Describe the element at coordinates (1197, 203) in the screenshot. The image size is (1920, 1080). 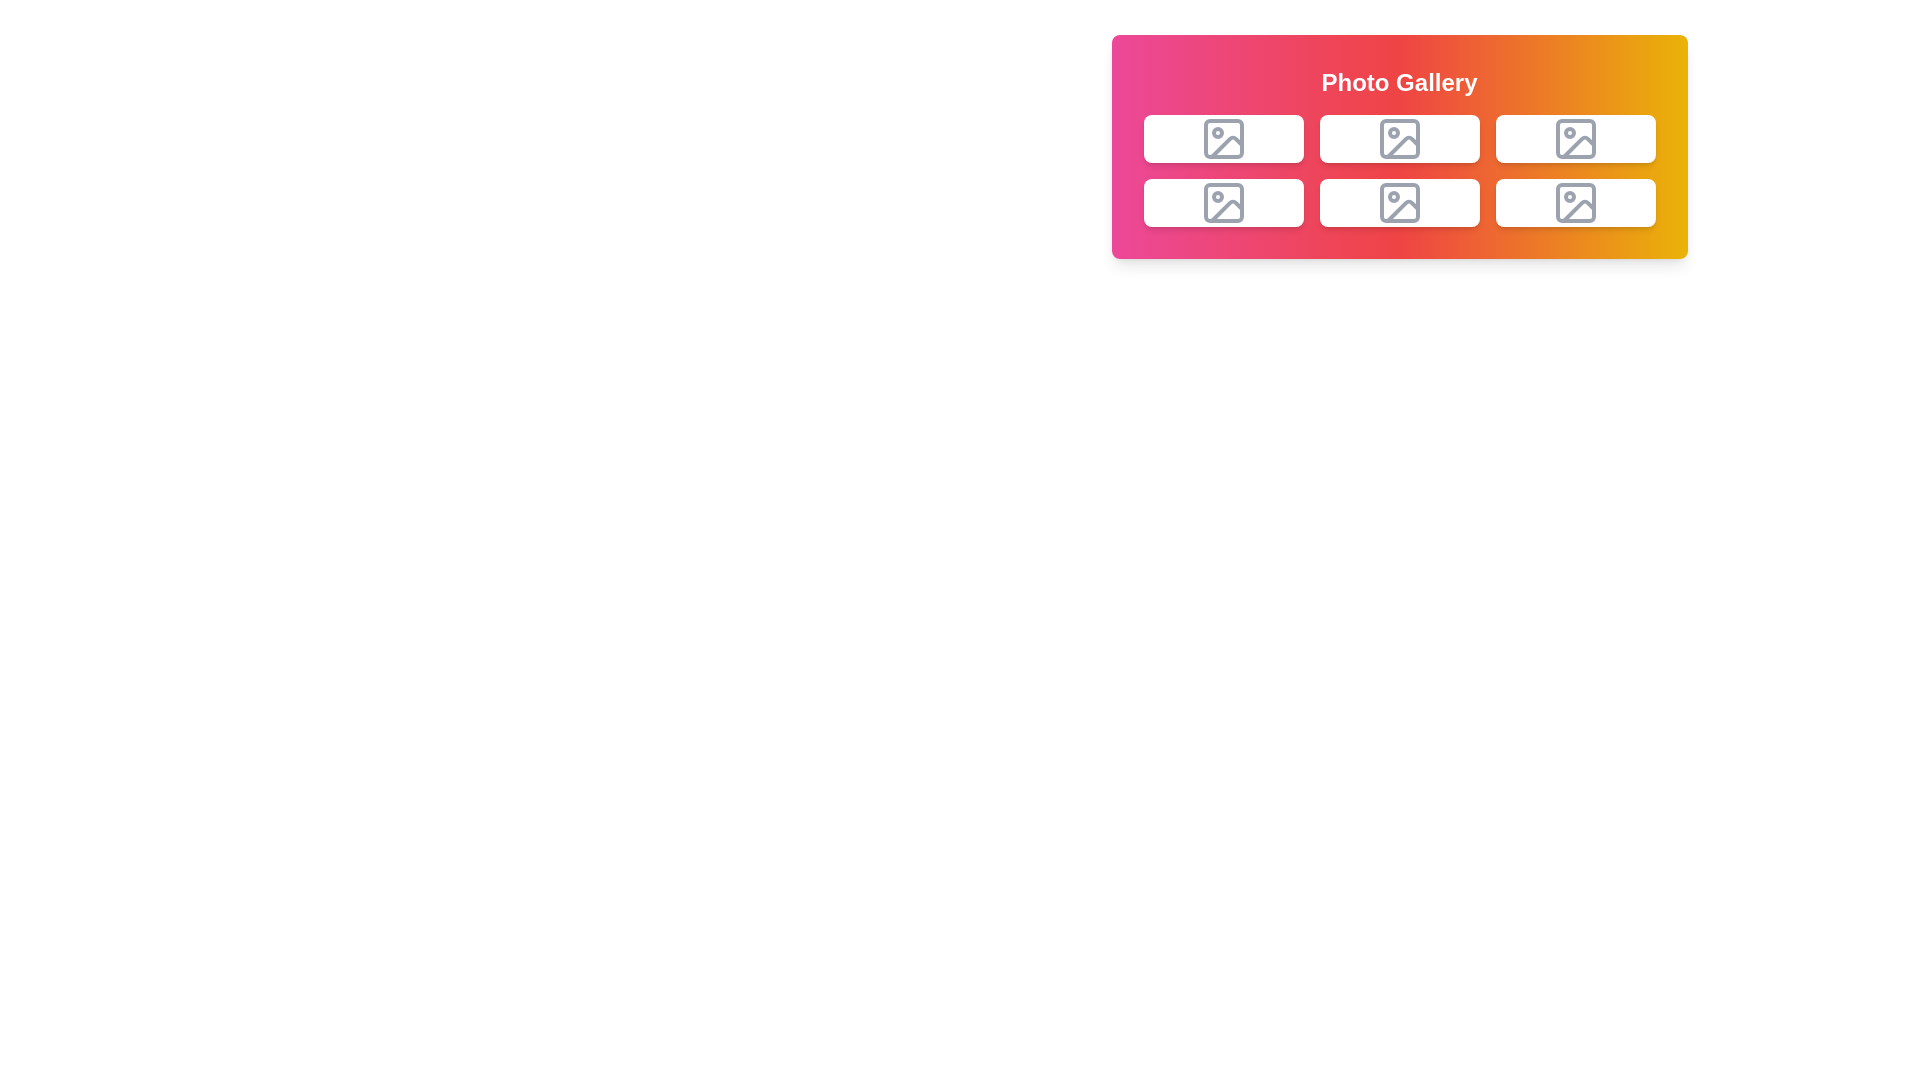
I see `the magnification button located in the second row, second column of the Photo Gallery interface` at that location.